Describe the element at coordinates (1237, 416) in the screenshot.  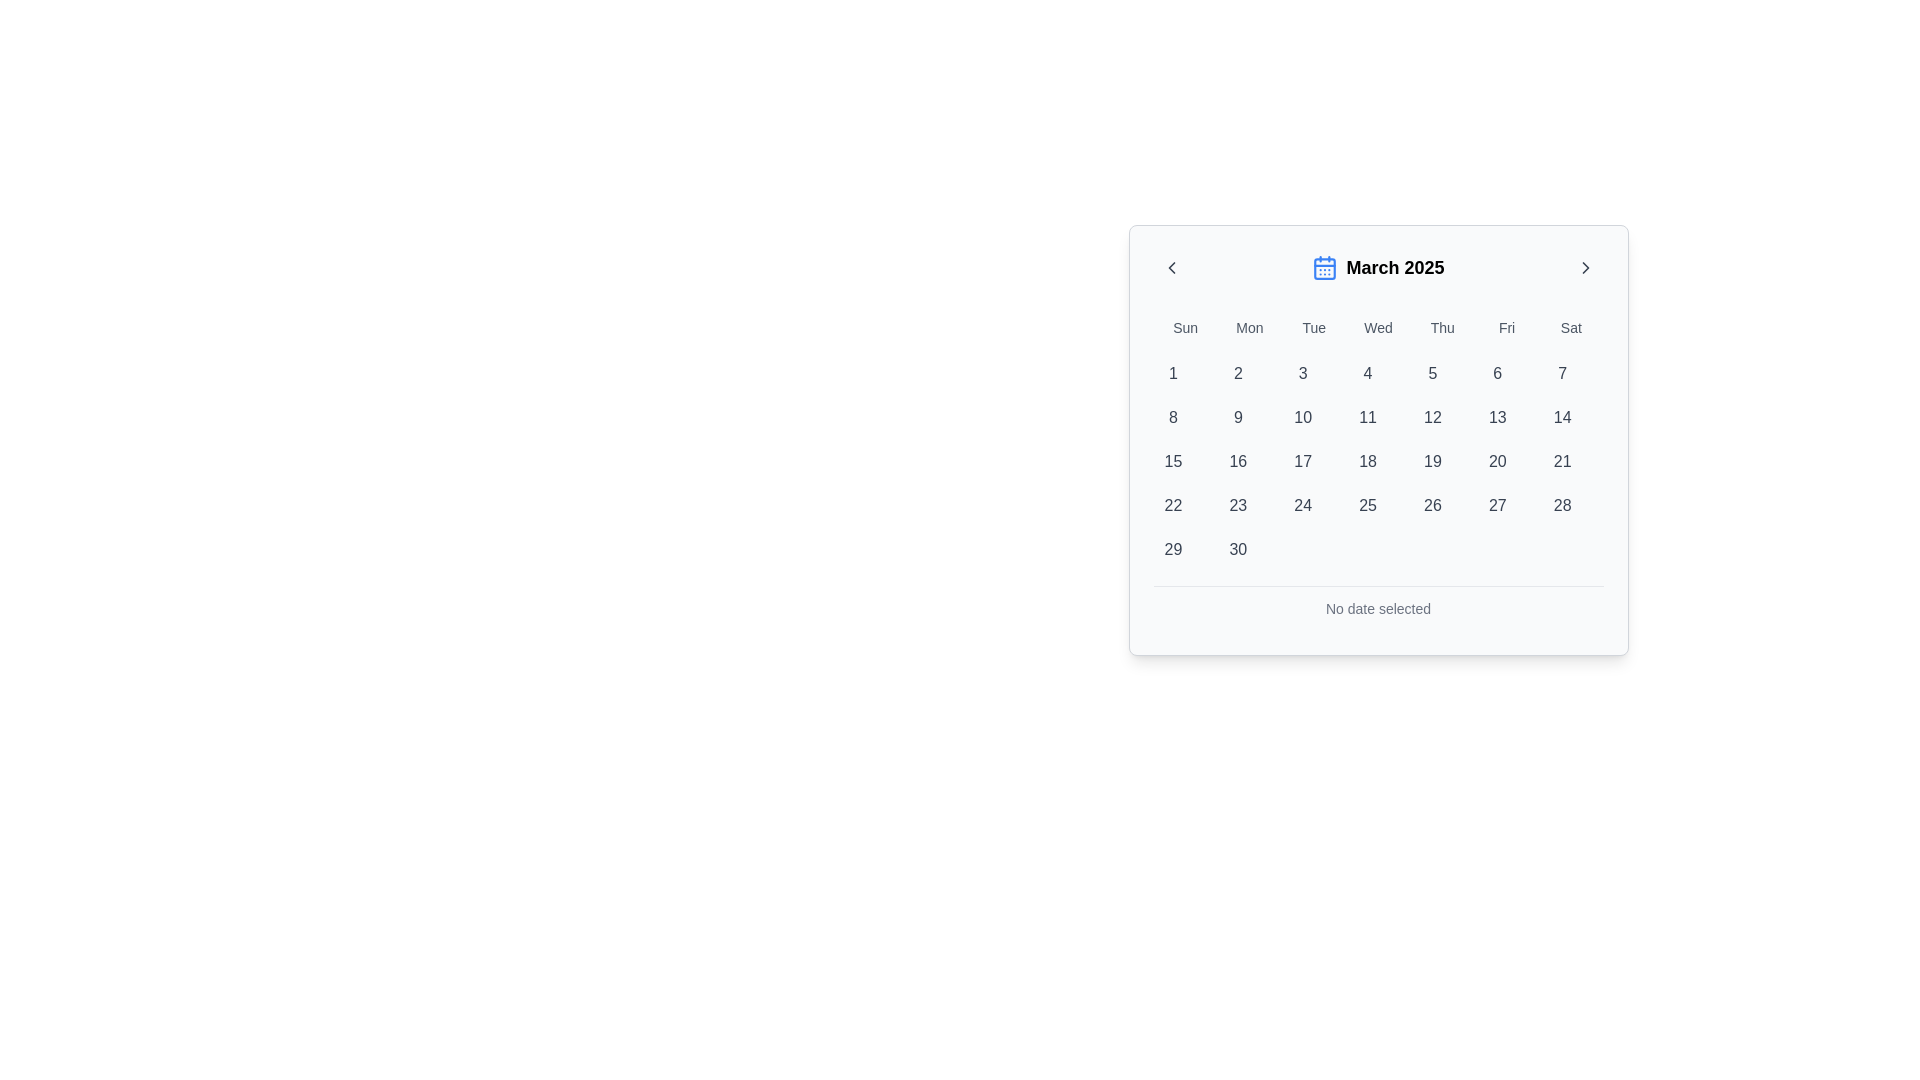
I see `the selectable date button located in the second row and second column of the calendar component` at that location.